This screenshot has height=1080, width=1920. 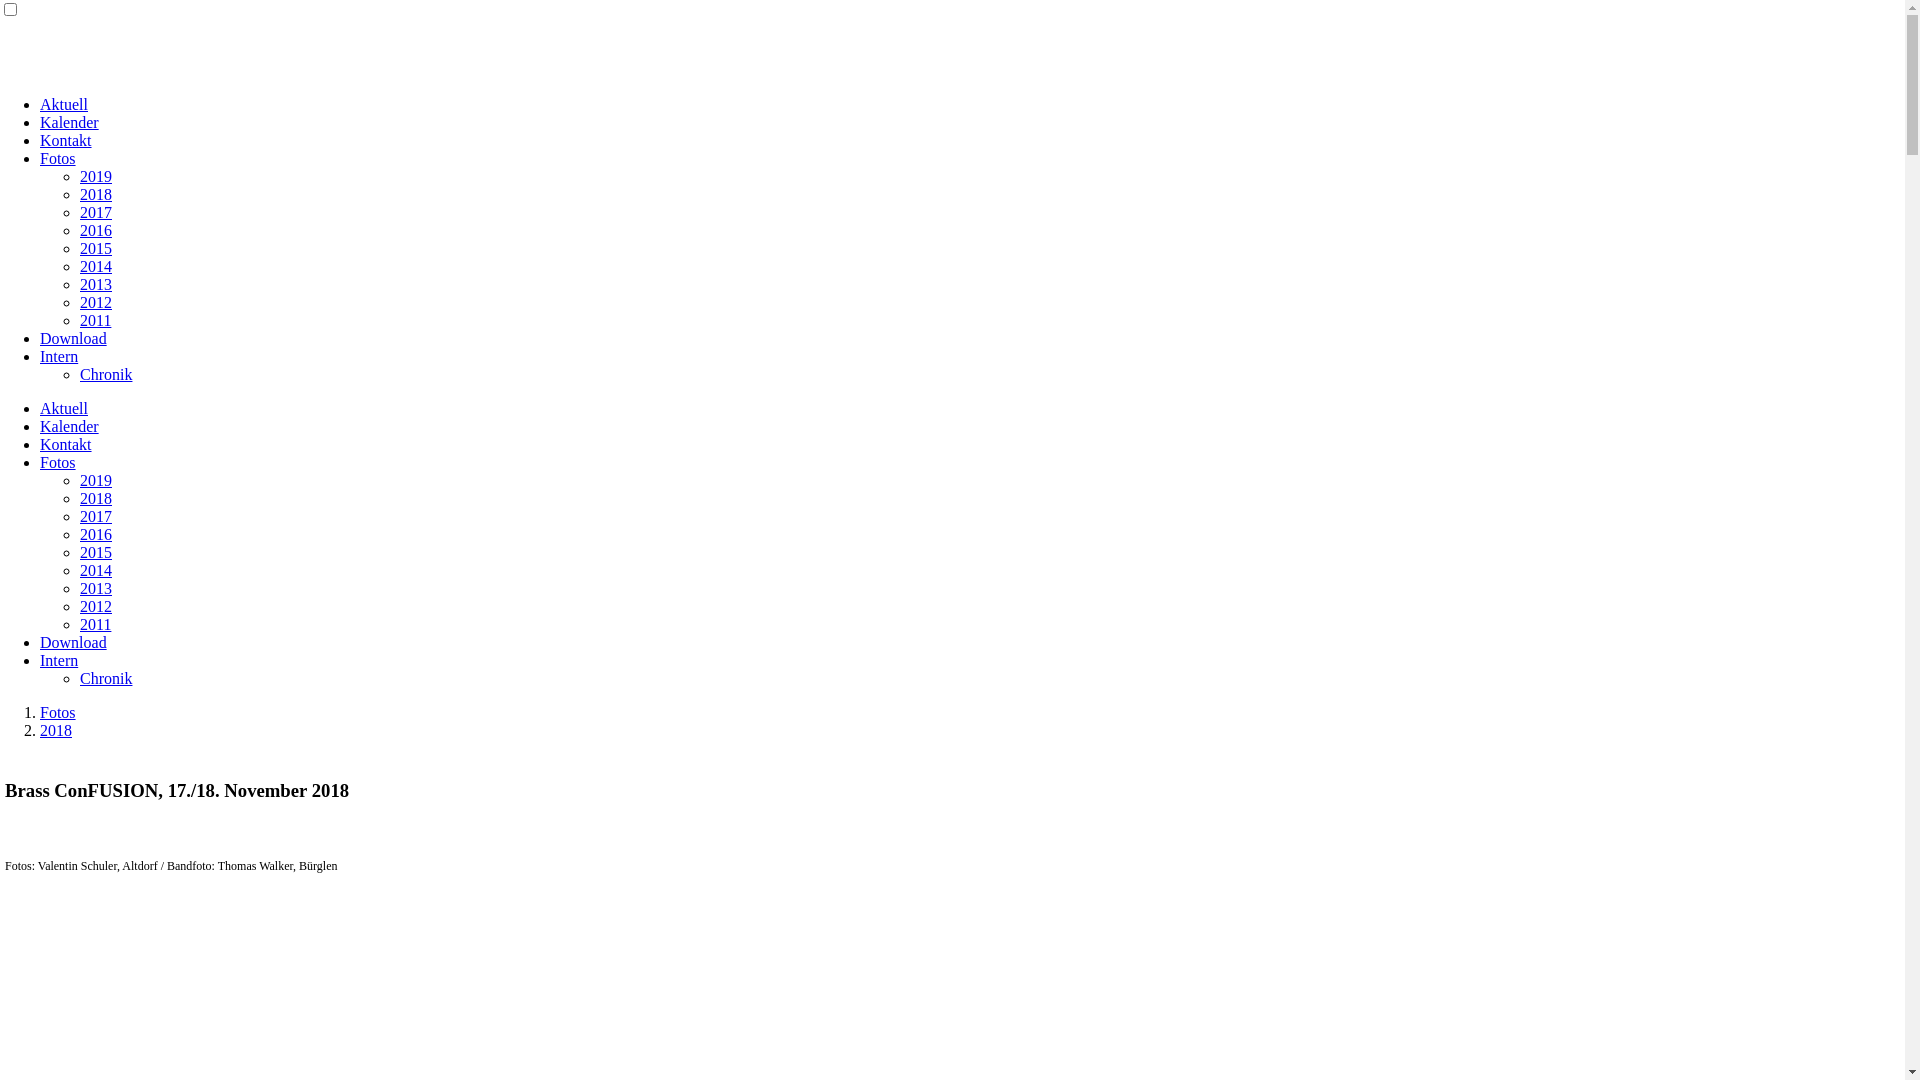 I want to click on '2013', so click(x=95, y=284).